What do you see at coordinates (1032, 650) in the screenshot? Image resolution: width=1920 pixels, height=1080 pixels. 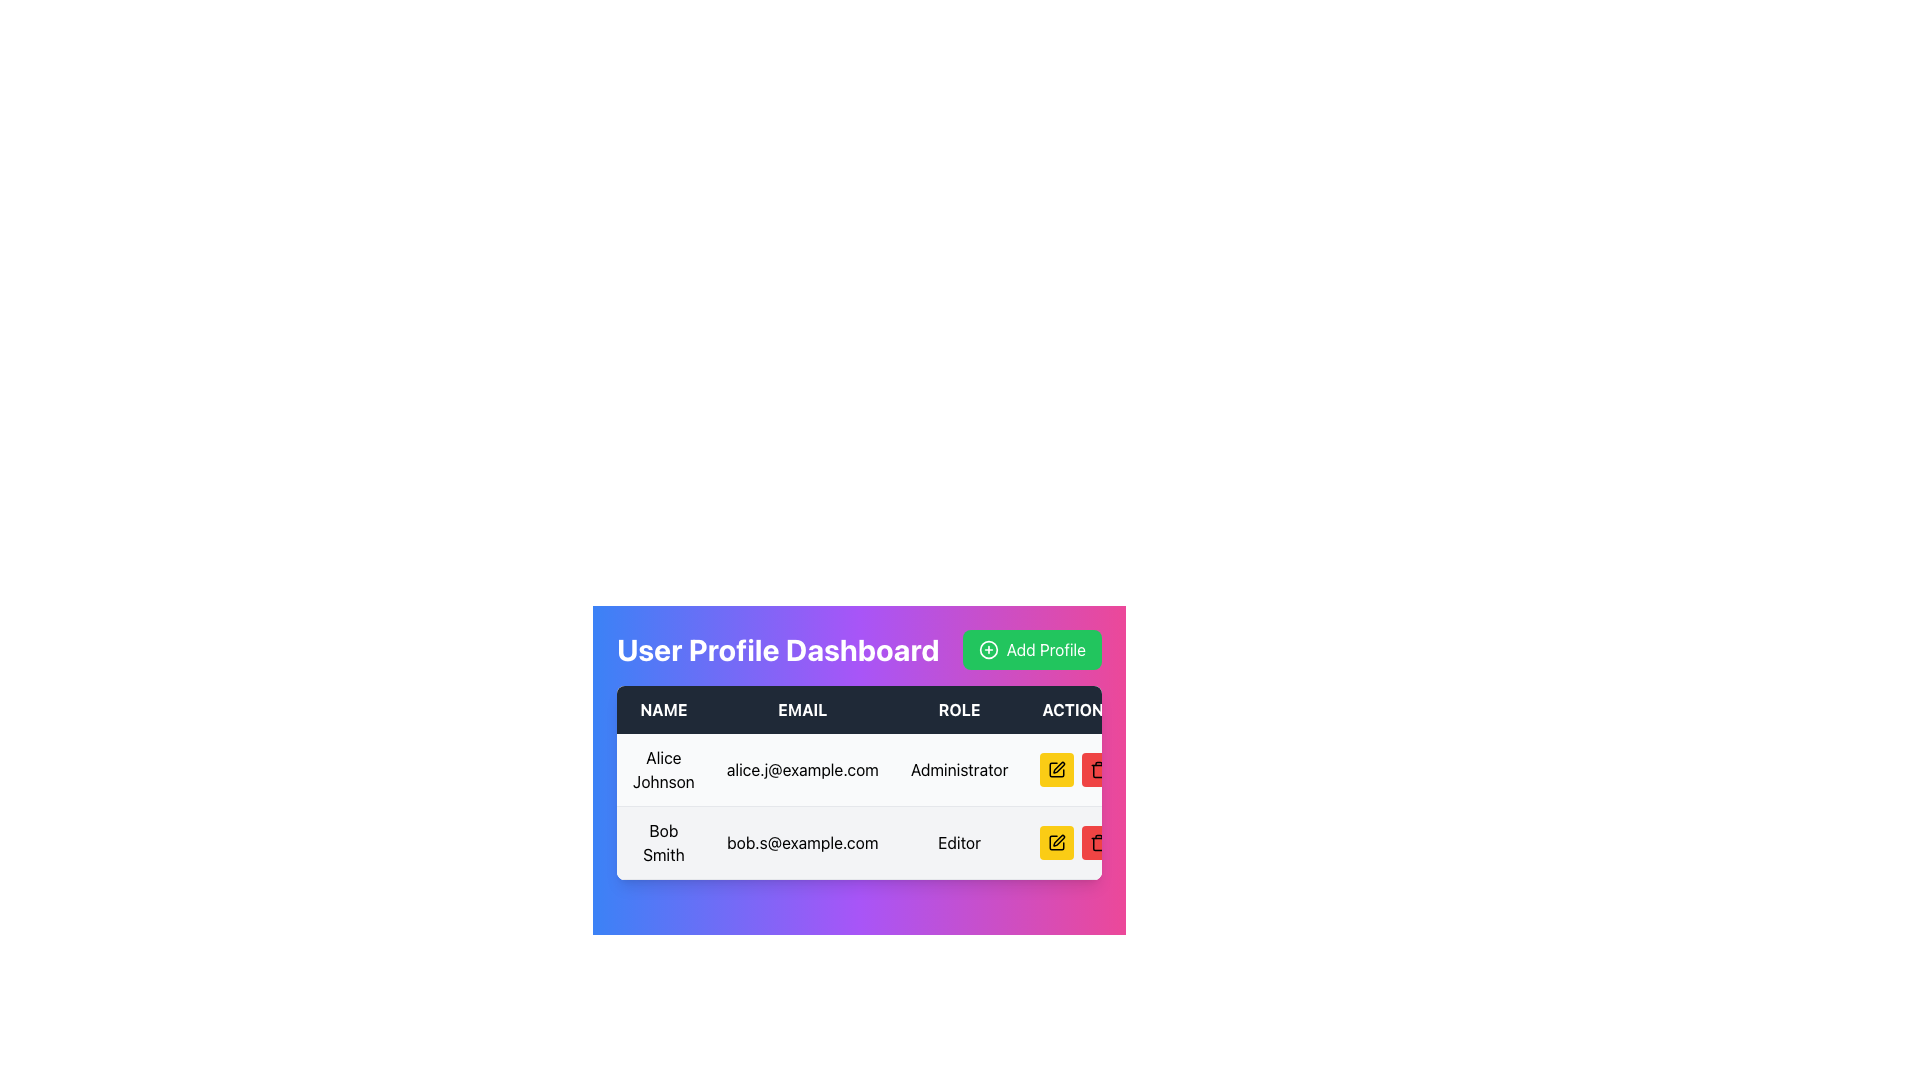 I see `the 'Add Profile' button located in the top-right corner of the 'User Profile Dashboard' header` at bounding box center [1032, 650].